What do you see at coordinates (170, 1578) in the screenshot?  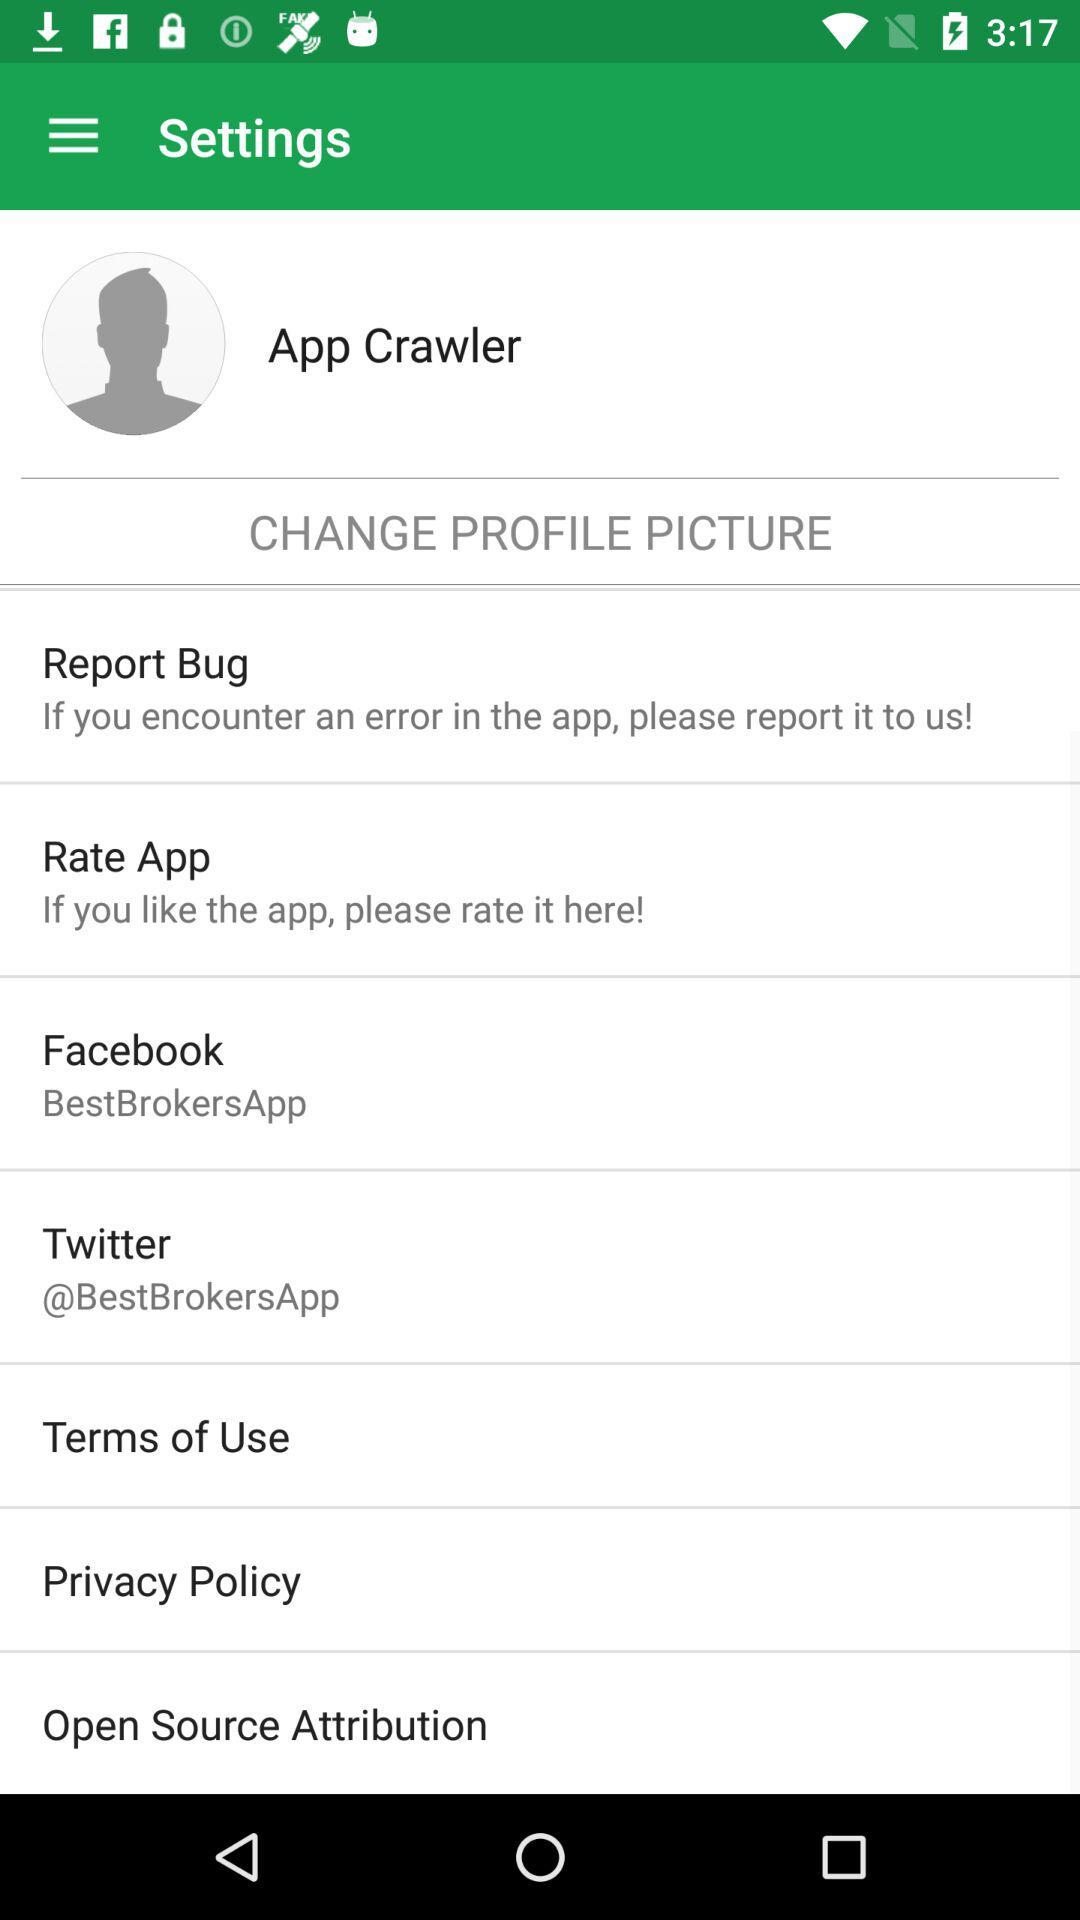 I see `the item below terms of use item` at bounding box center [170, 1578].